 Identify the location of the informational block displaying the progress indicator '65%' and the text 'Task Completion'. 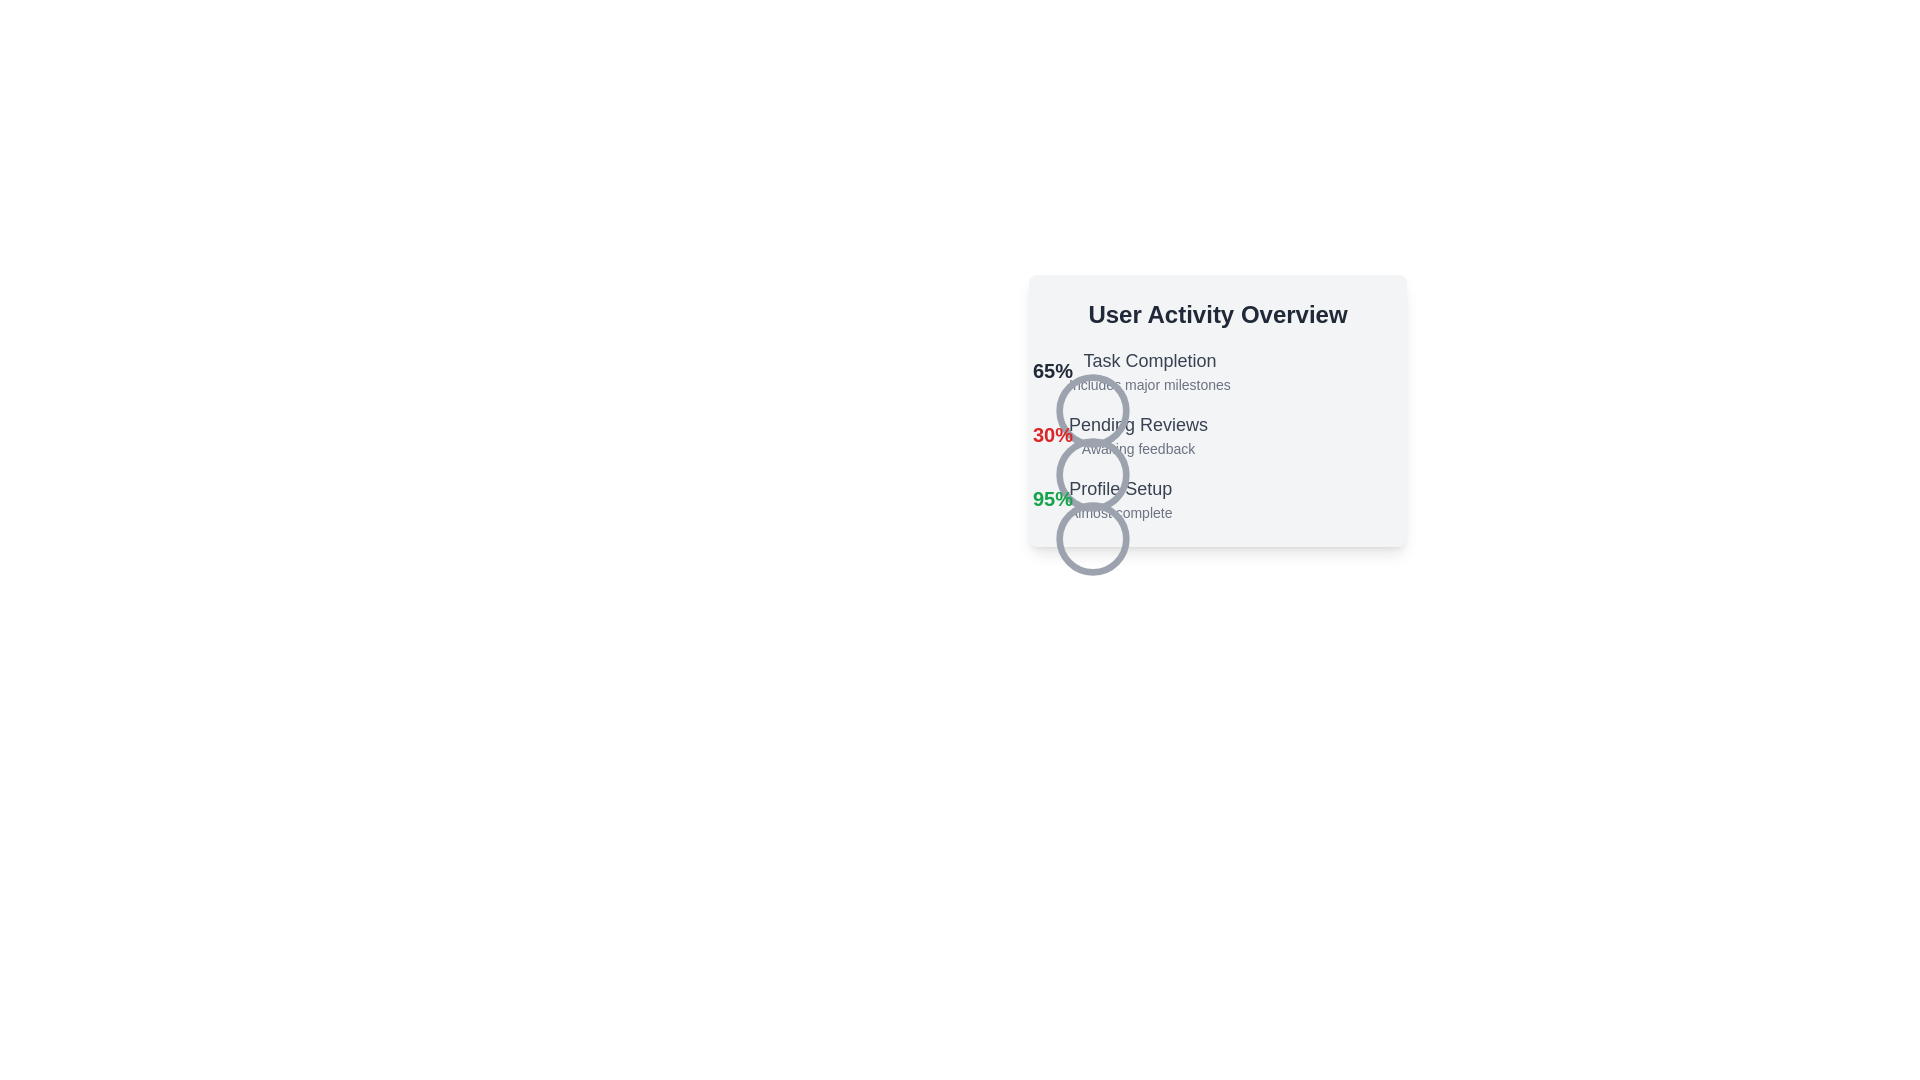
(1217, 370).